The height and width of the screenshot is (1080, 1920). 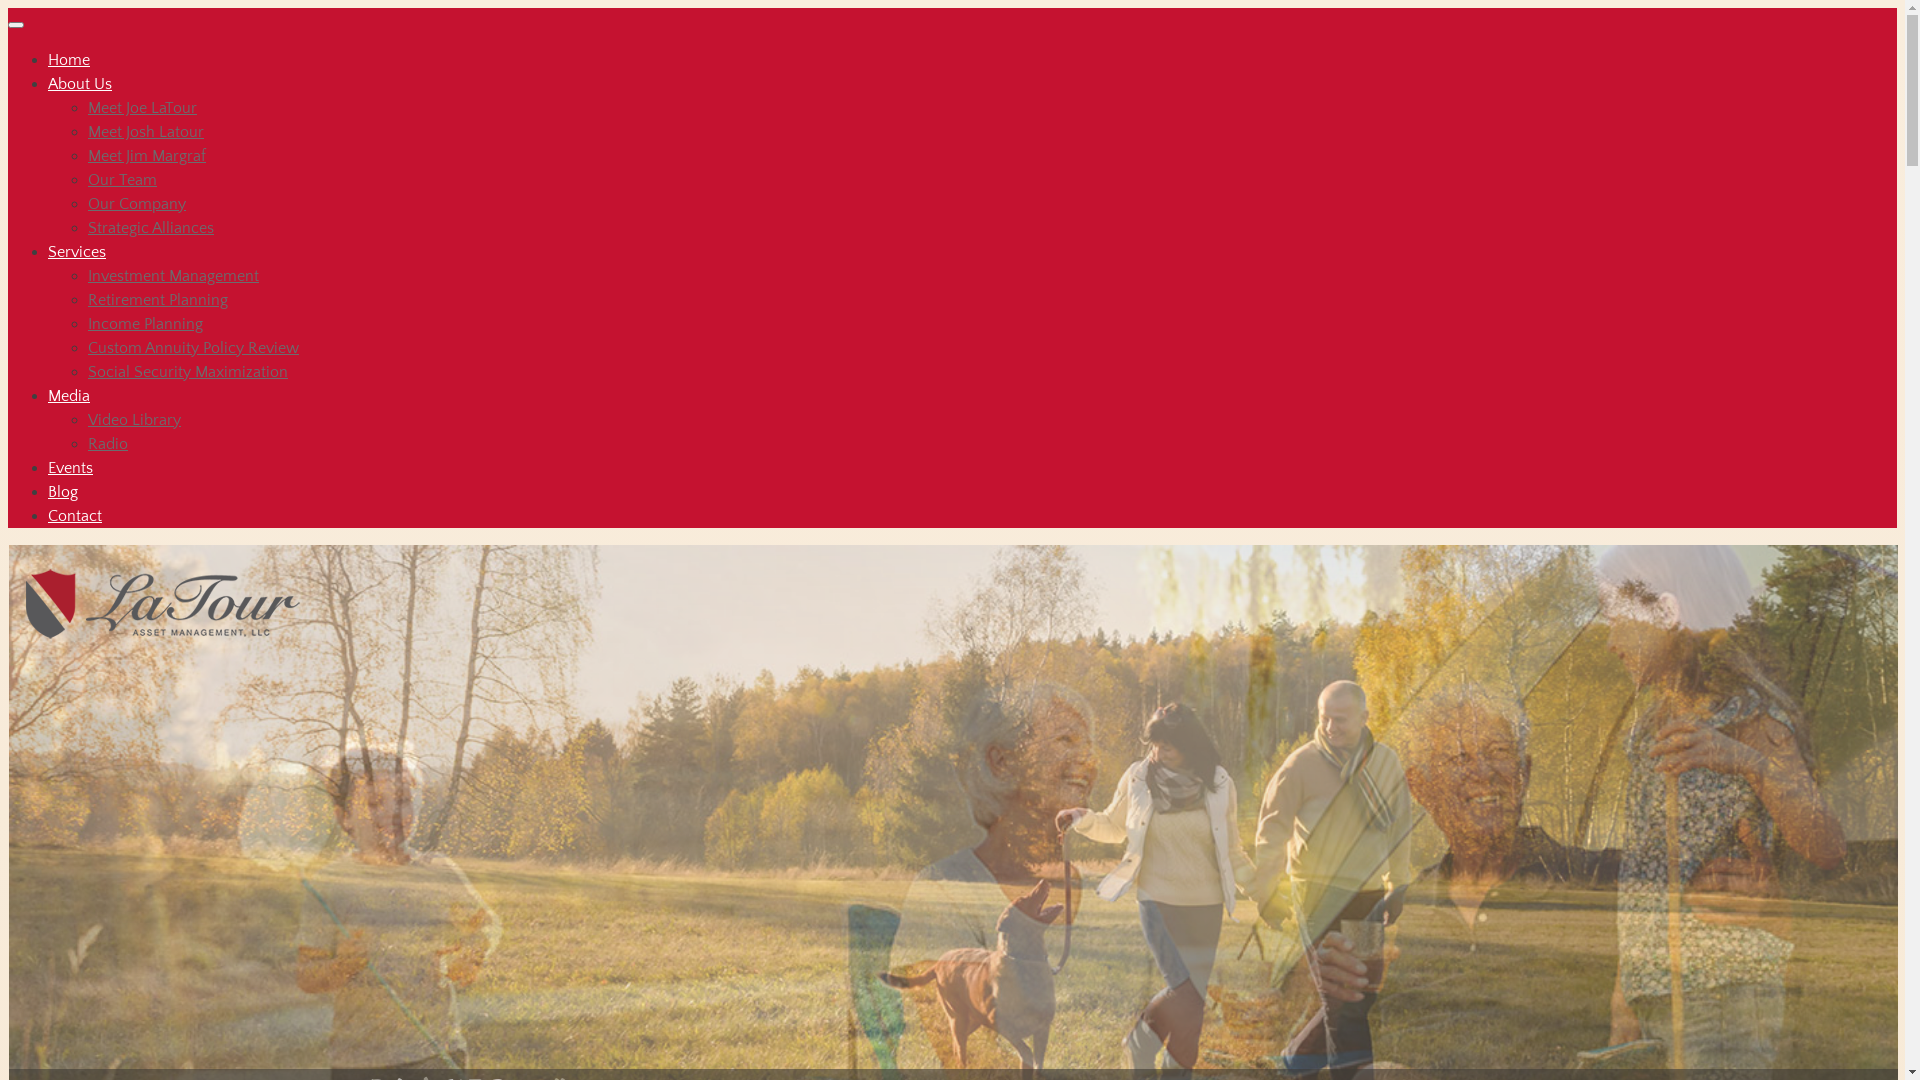 I want to click on 'Home', so click(x=68, y=59).